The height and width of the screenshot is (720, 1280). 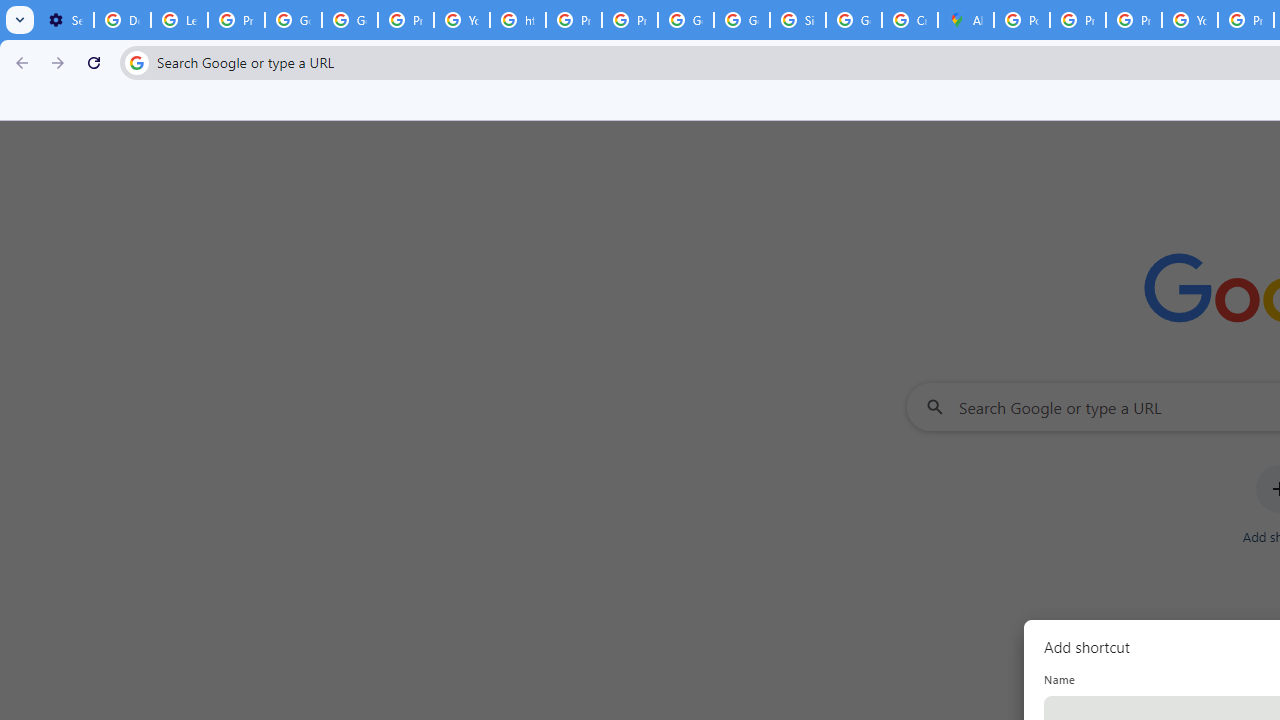 What do you see at coordinates (65, 20) in the screenshot?
I see `'Settings - On startup'` at bounding box center [65, 20].